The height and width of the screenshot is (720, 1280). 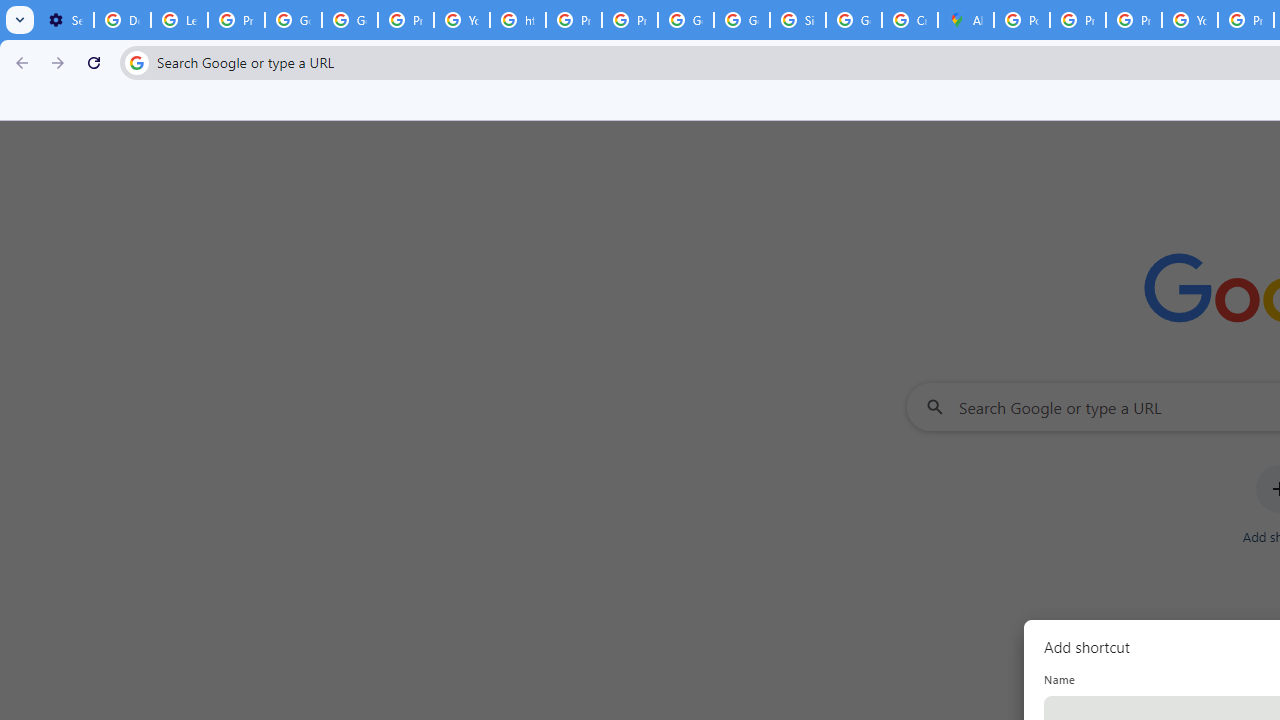 What do you see at coordinates (65, 20) in the screenshot?
I see `'Settings - On startup'` at bounding box center [65, 20].